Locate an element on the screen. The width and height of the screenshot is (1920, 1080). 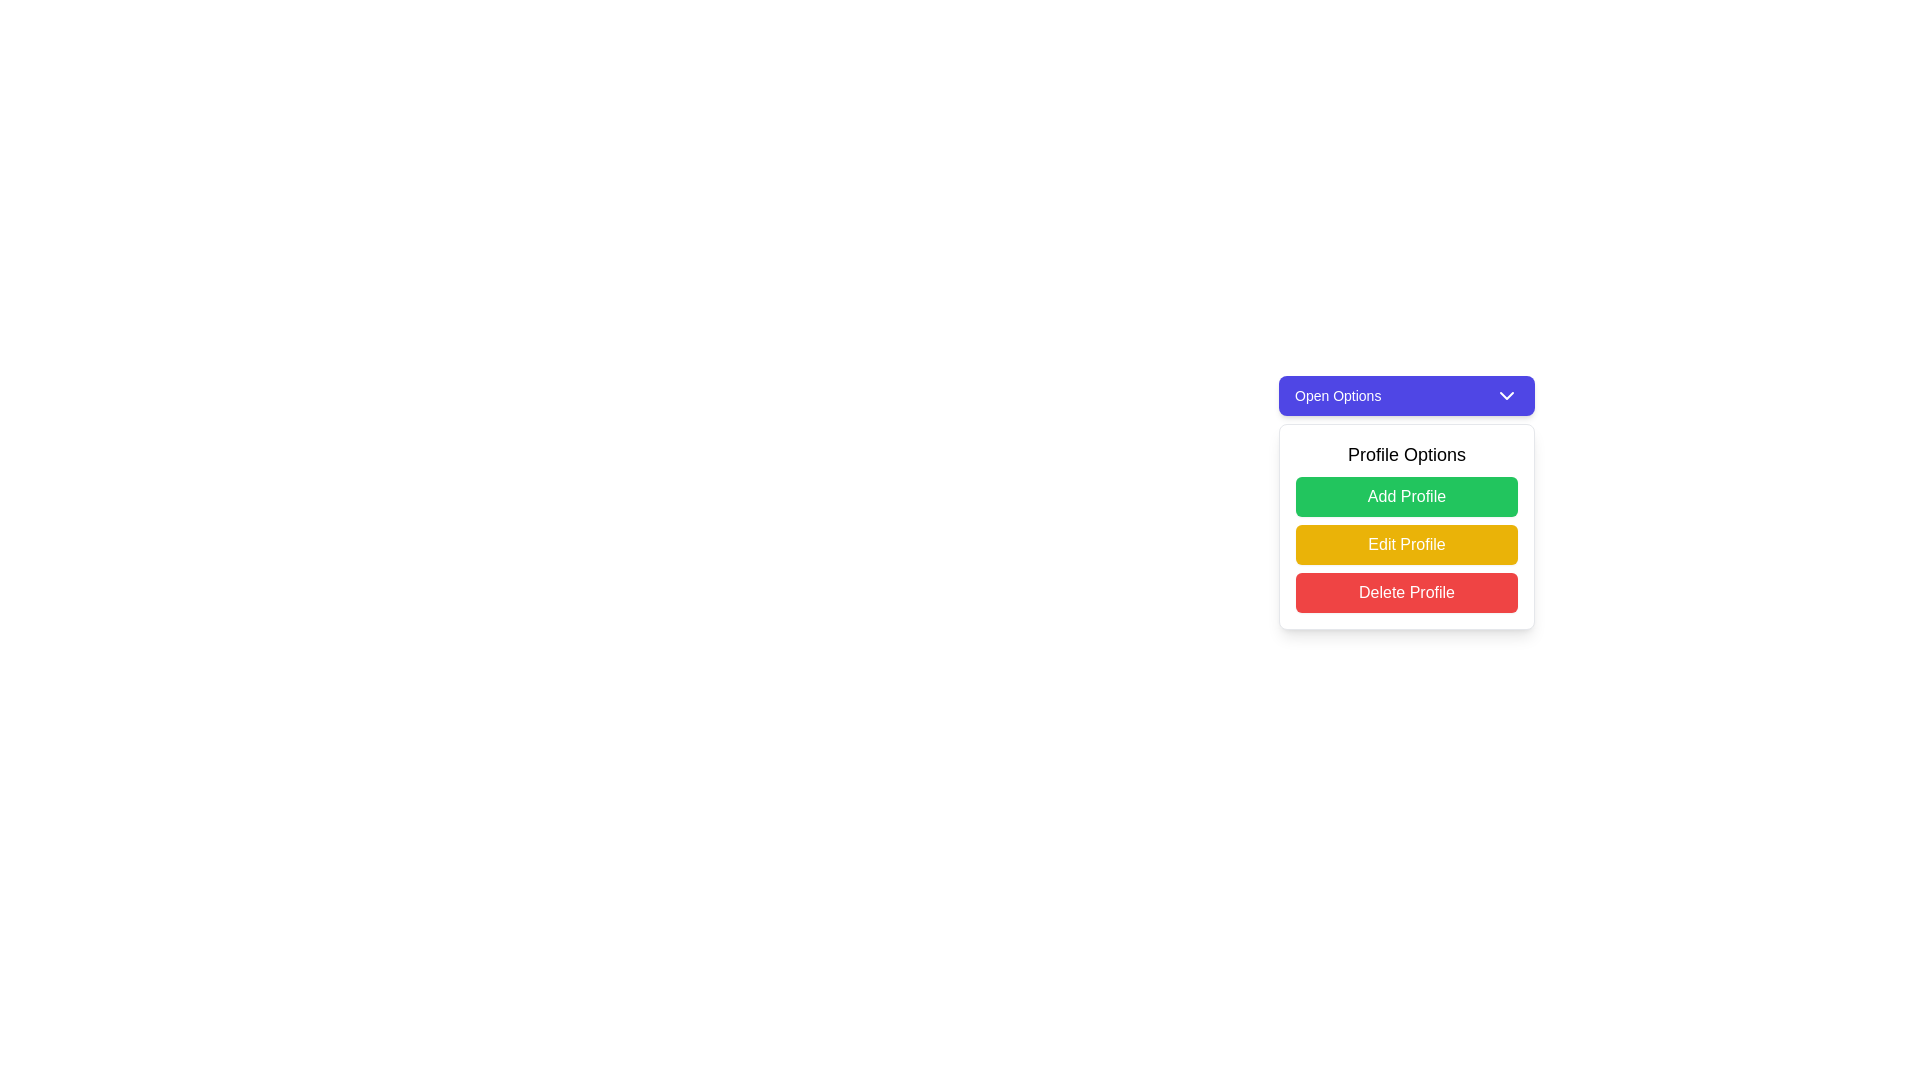
the 'Delete Profile' button located at the bottom of the 'Profile Options' section to change its color is located at coordinates (1405, 592).